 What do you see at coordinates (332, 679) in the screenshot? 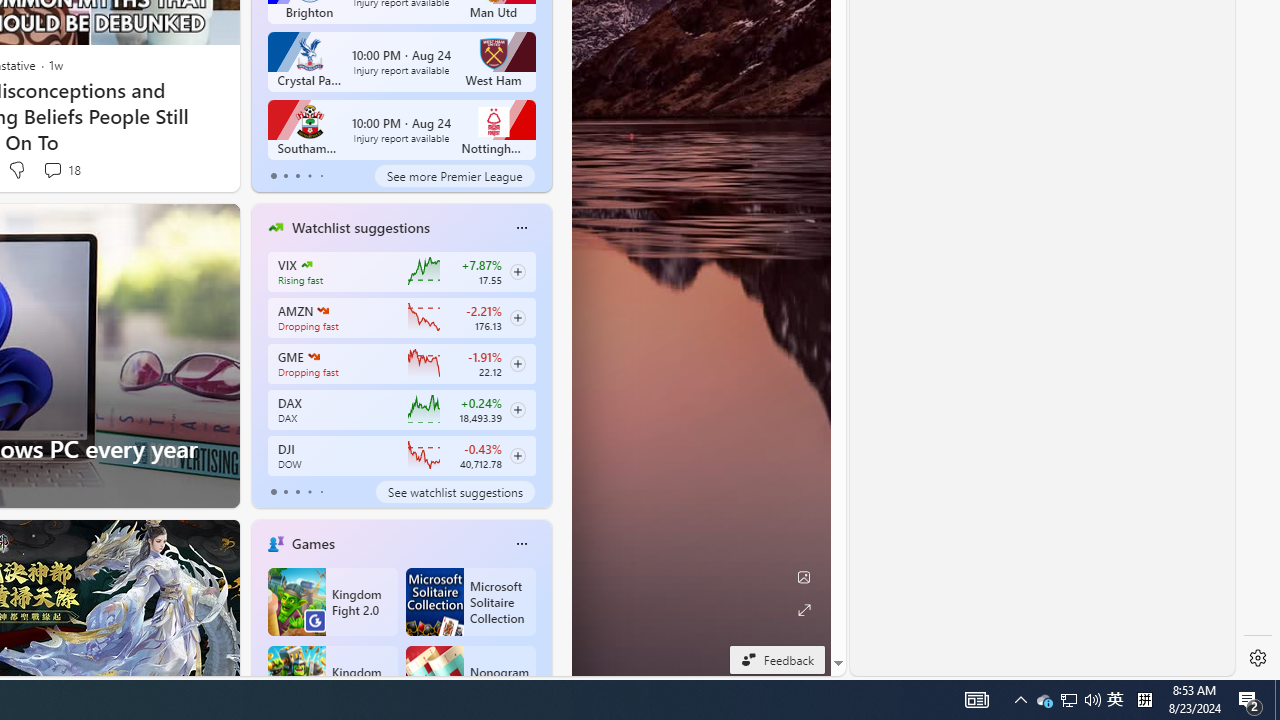
I see `'Kingdom Fight'` at bounding box center [332, 679].